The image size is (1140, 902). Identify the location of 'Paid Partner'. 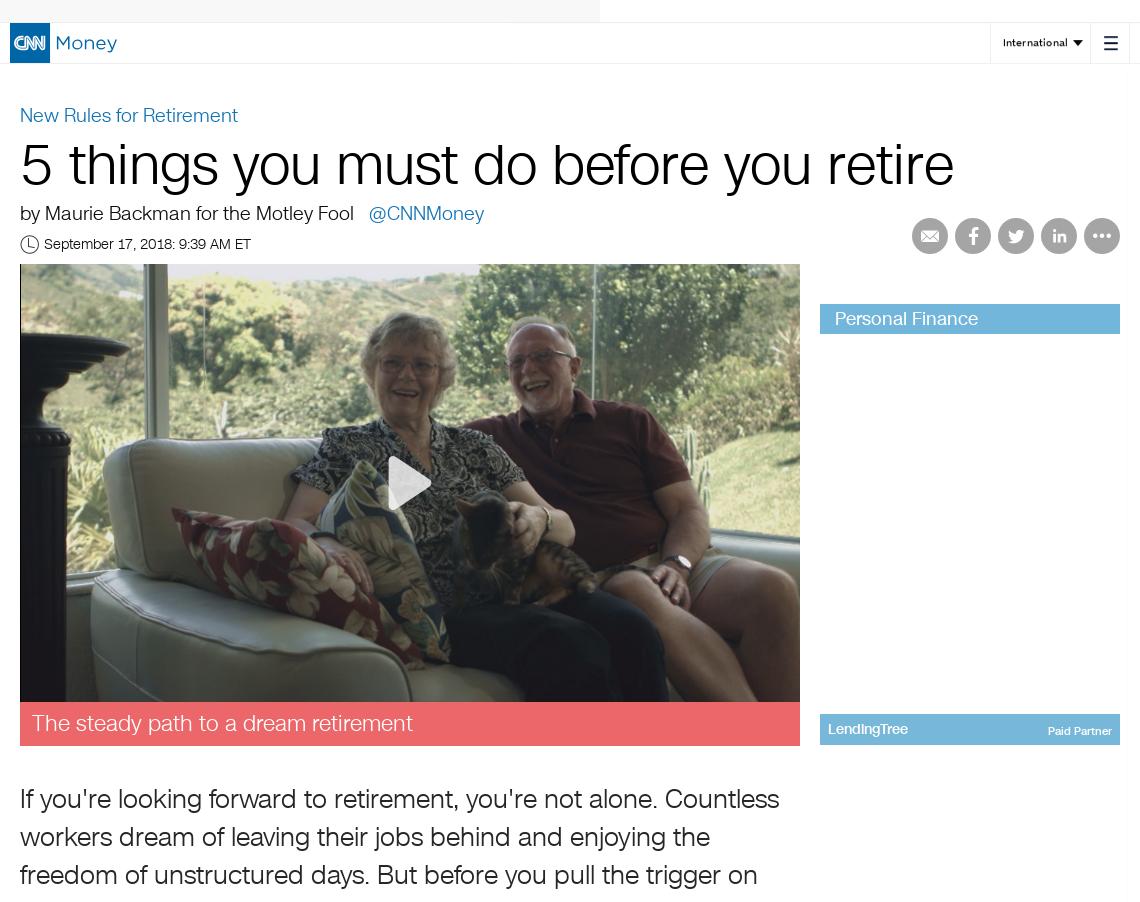
(1079, 730).